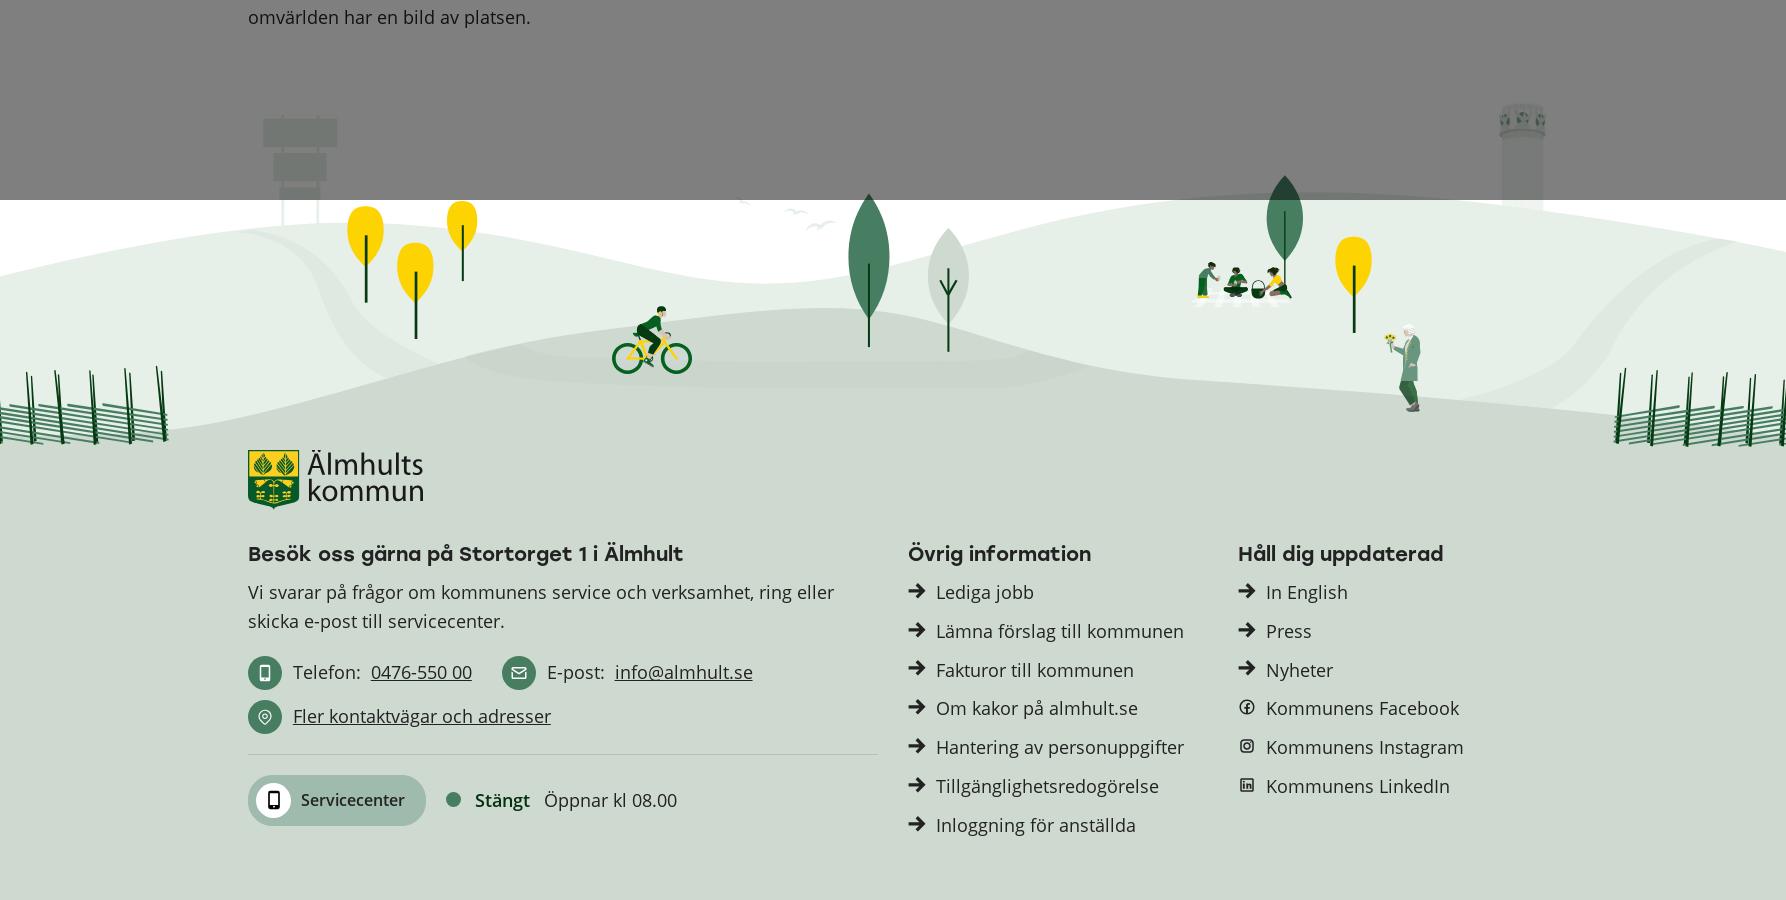  I want to click on 'info@almhult.se', so click(682, 672).